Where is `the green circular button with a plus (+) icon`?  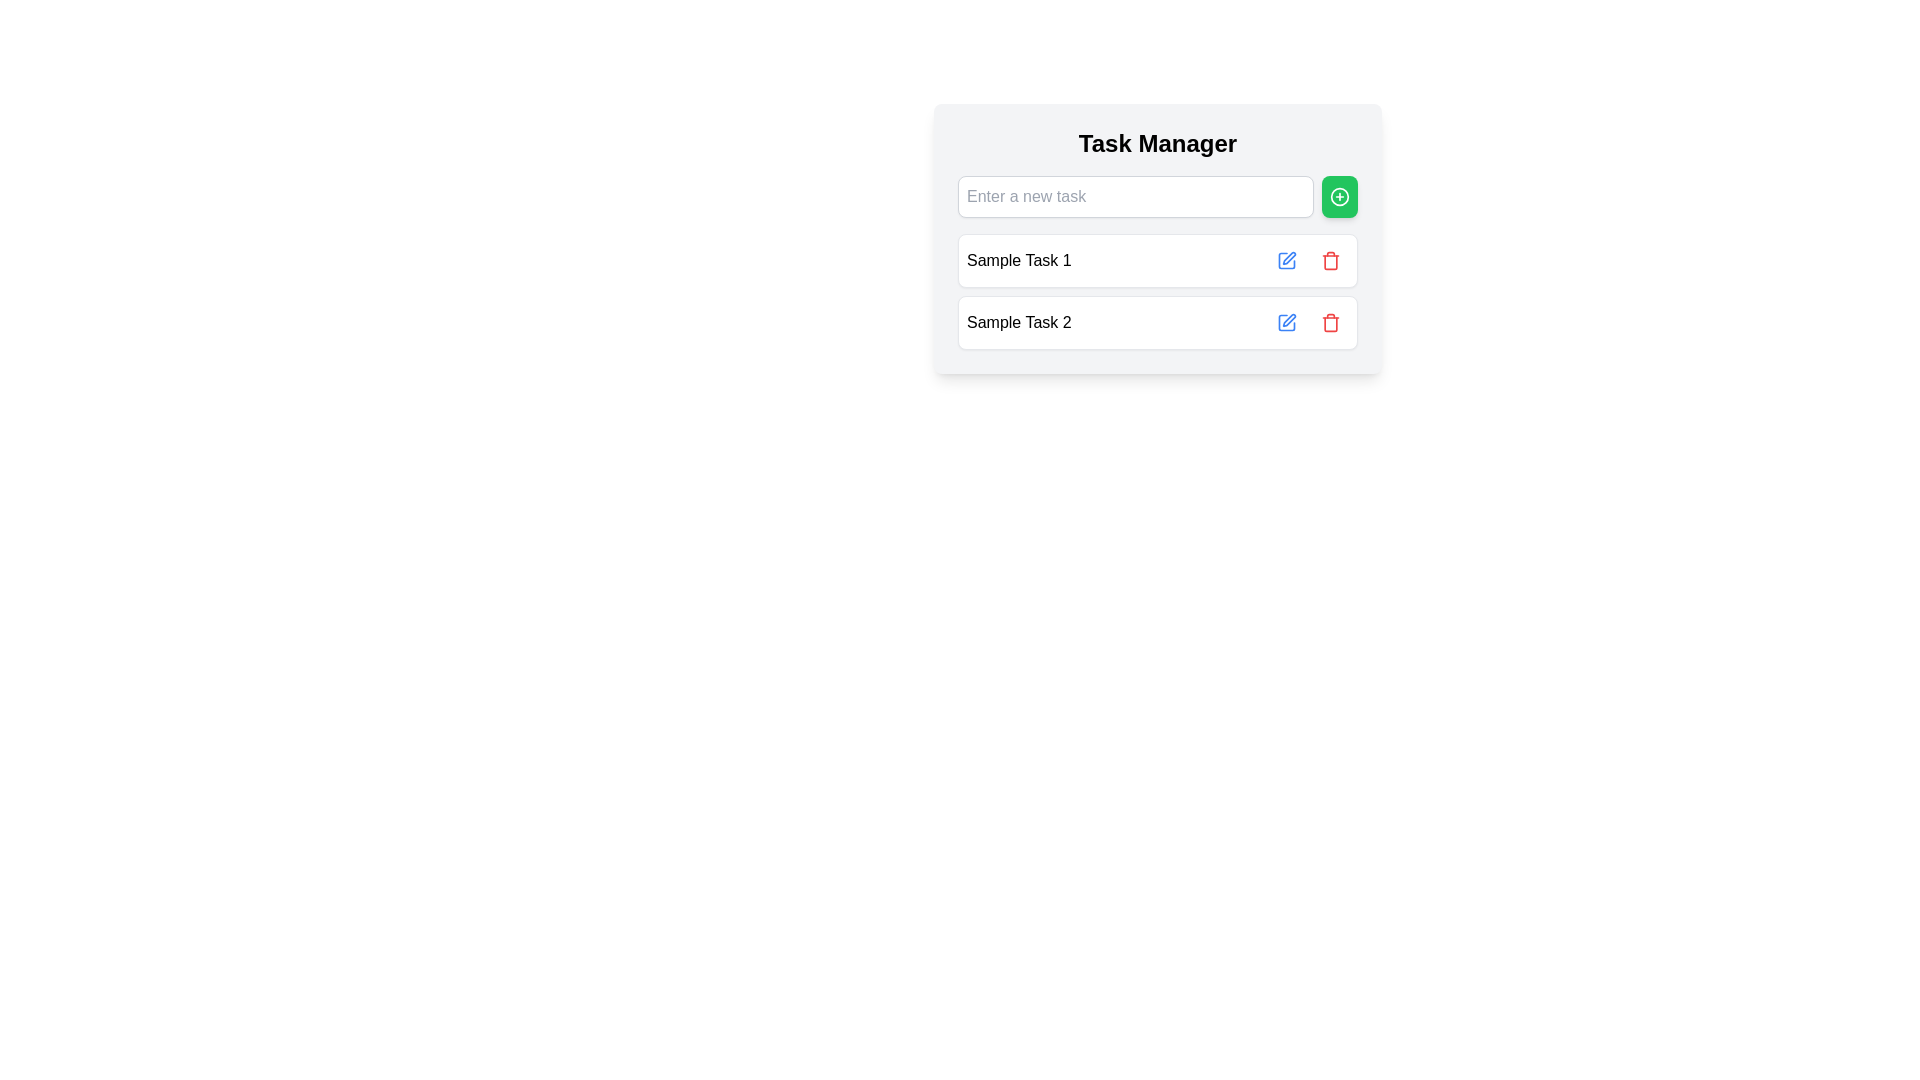
the green circular button with a plus (+) icon is located at coordinates (1339, 196).